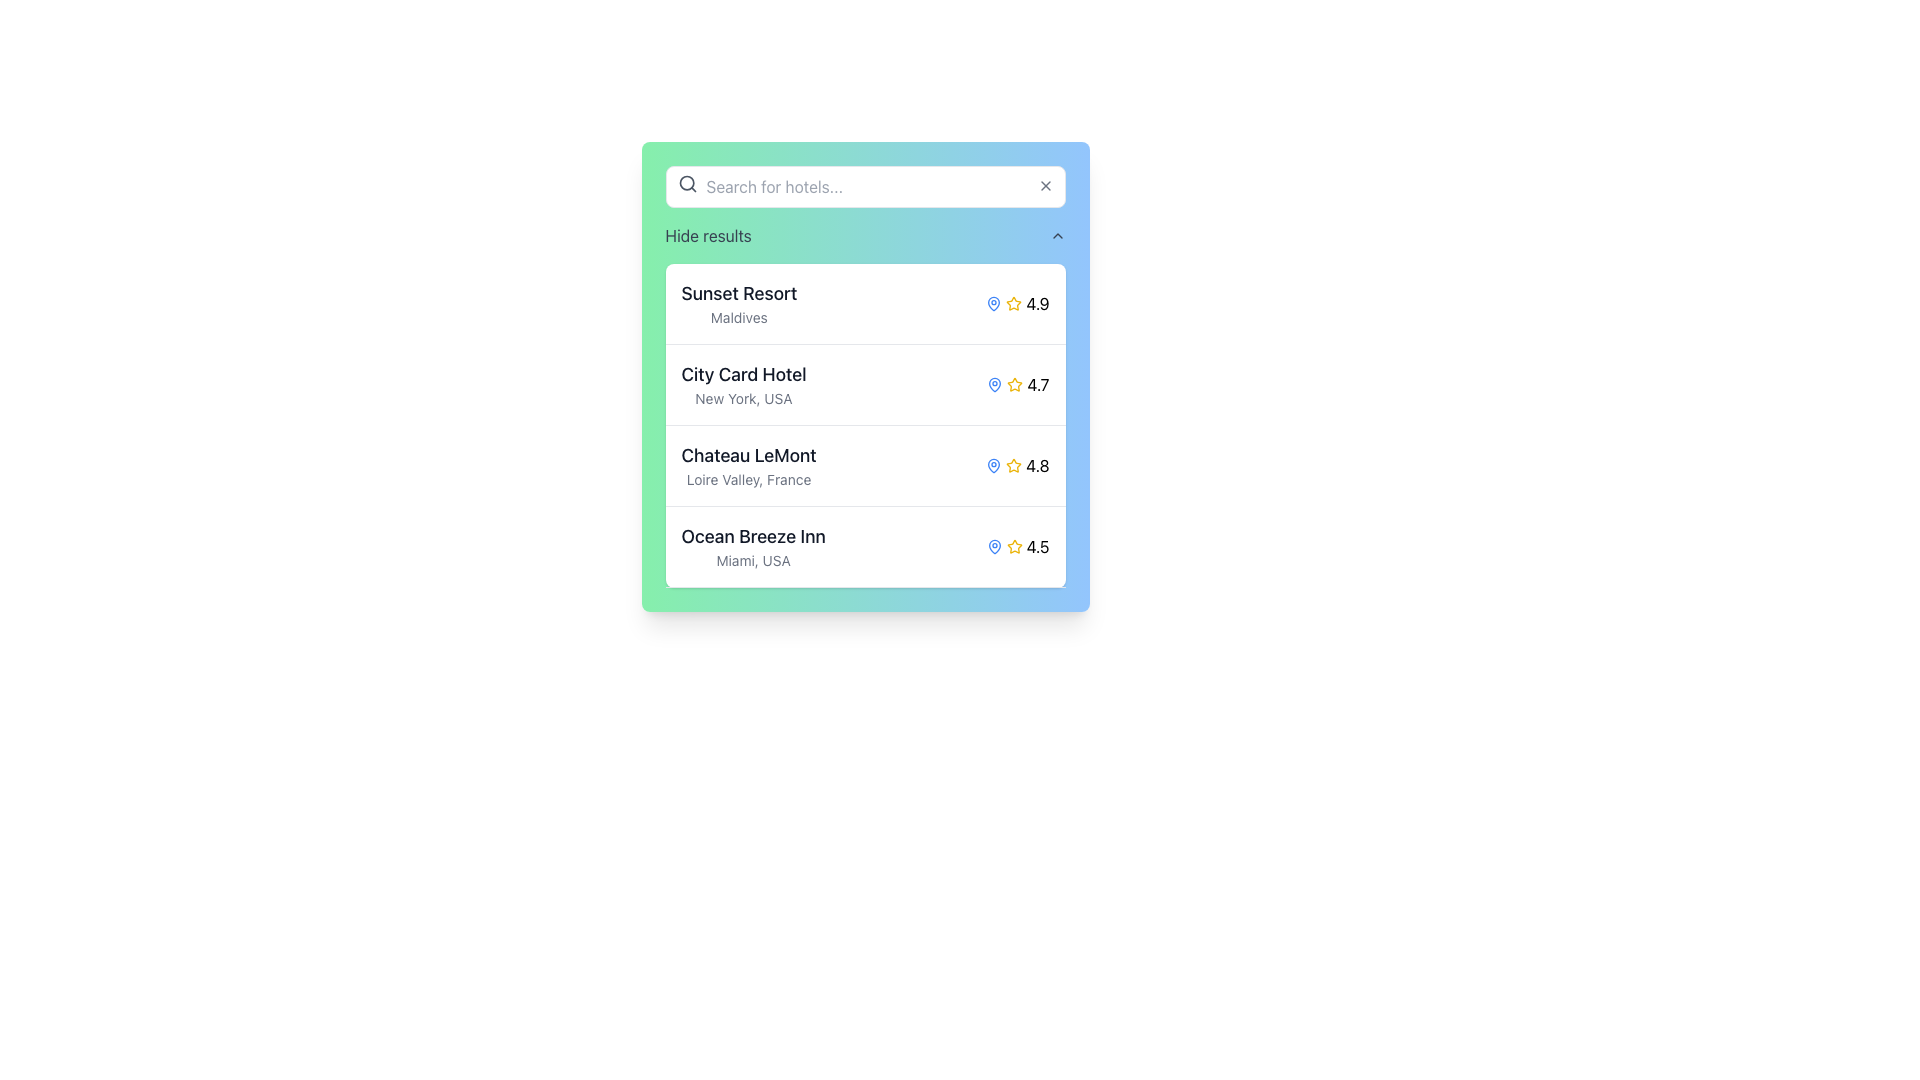  Describe the element at coordinates (865, 385) in the screenshot. I see `the second hotel listing in the list, which provides information about a specific hotel including its name, location, and rating` at that location.